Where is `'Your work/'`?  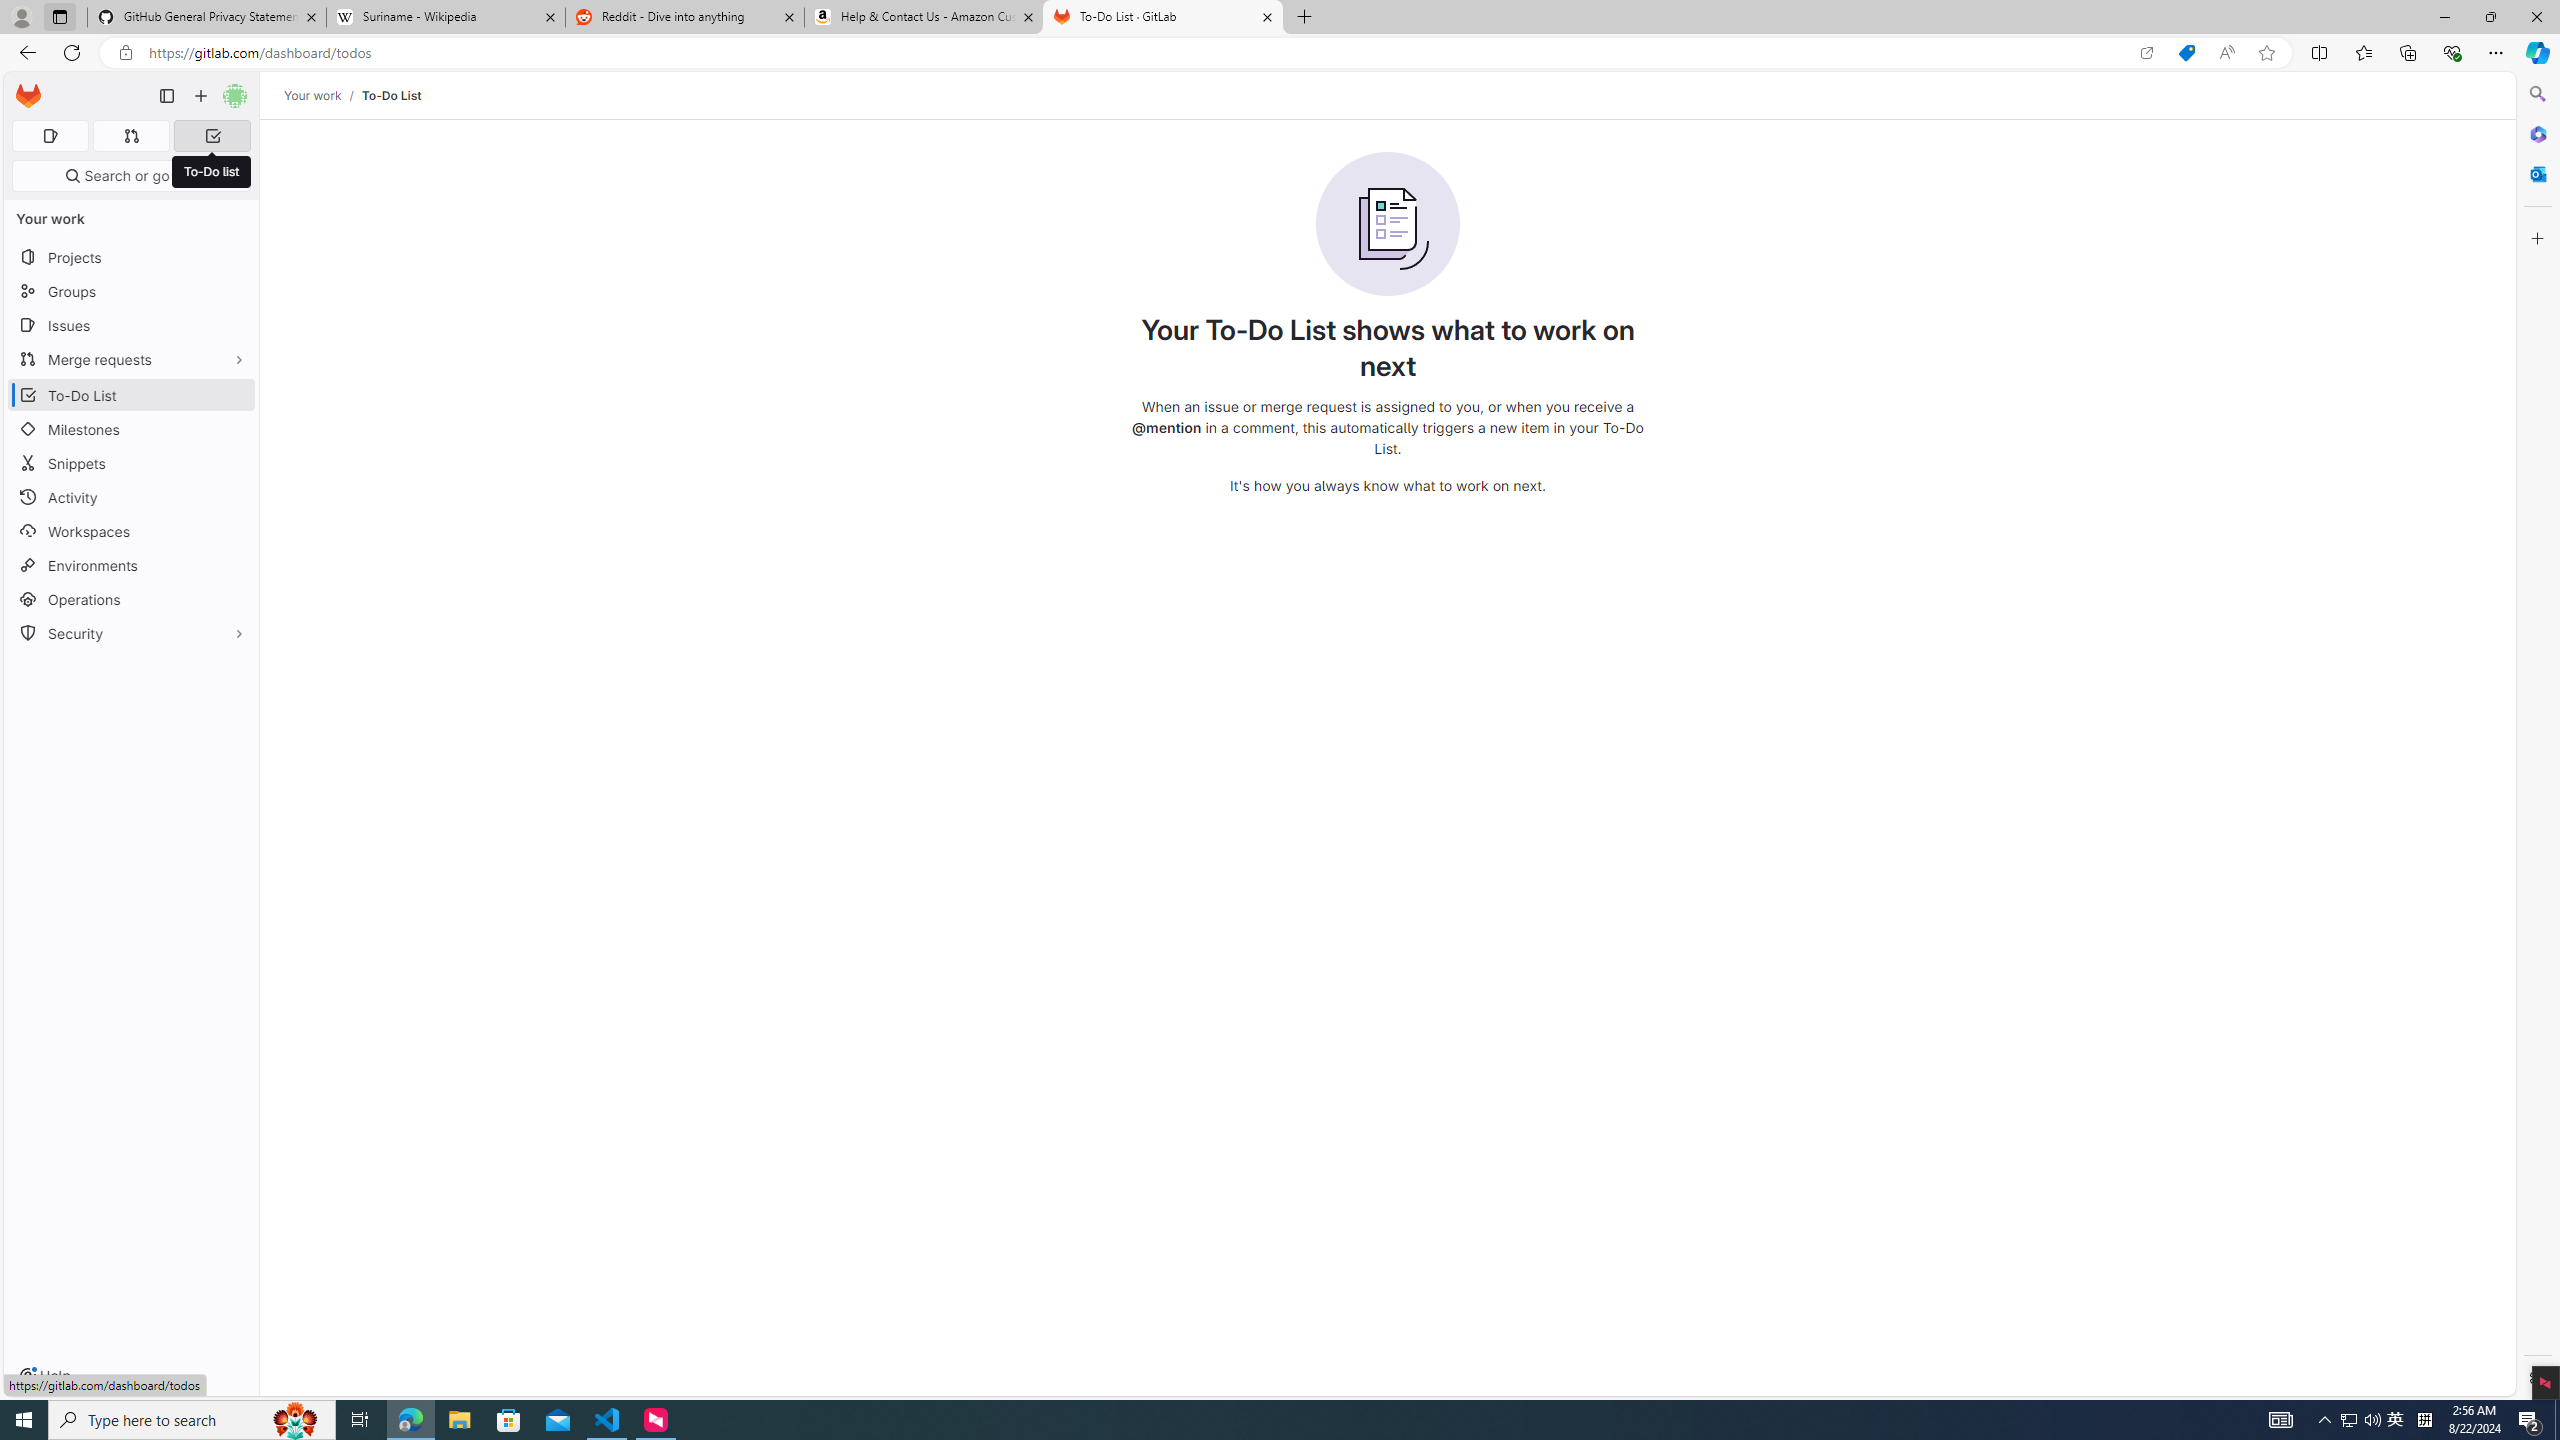 'Your work/' is located at coordinates (322, 95).